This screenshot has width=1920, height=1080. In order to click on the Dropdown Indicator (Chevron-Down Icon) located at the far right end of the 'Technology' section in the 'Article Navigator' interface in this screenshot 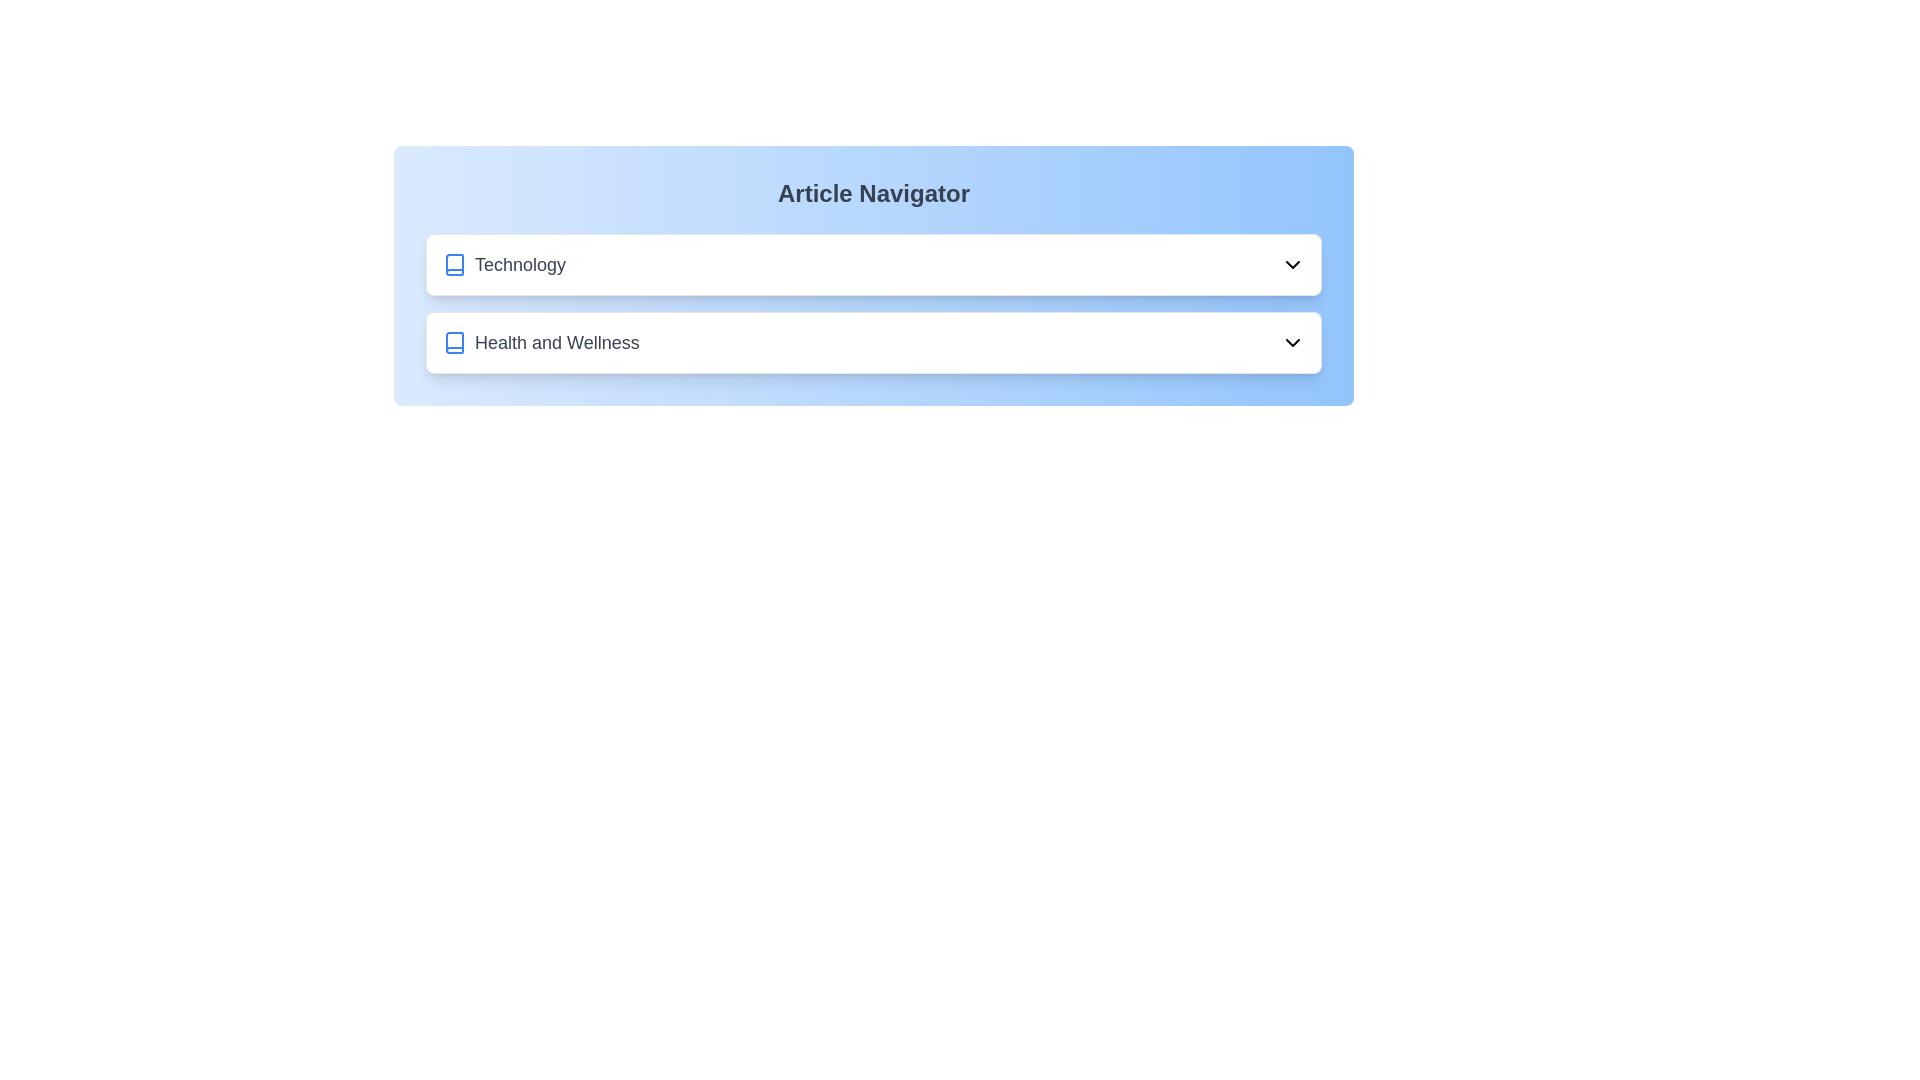, I will do `click(1292, 264)`.